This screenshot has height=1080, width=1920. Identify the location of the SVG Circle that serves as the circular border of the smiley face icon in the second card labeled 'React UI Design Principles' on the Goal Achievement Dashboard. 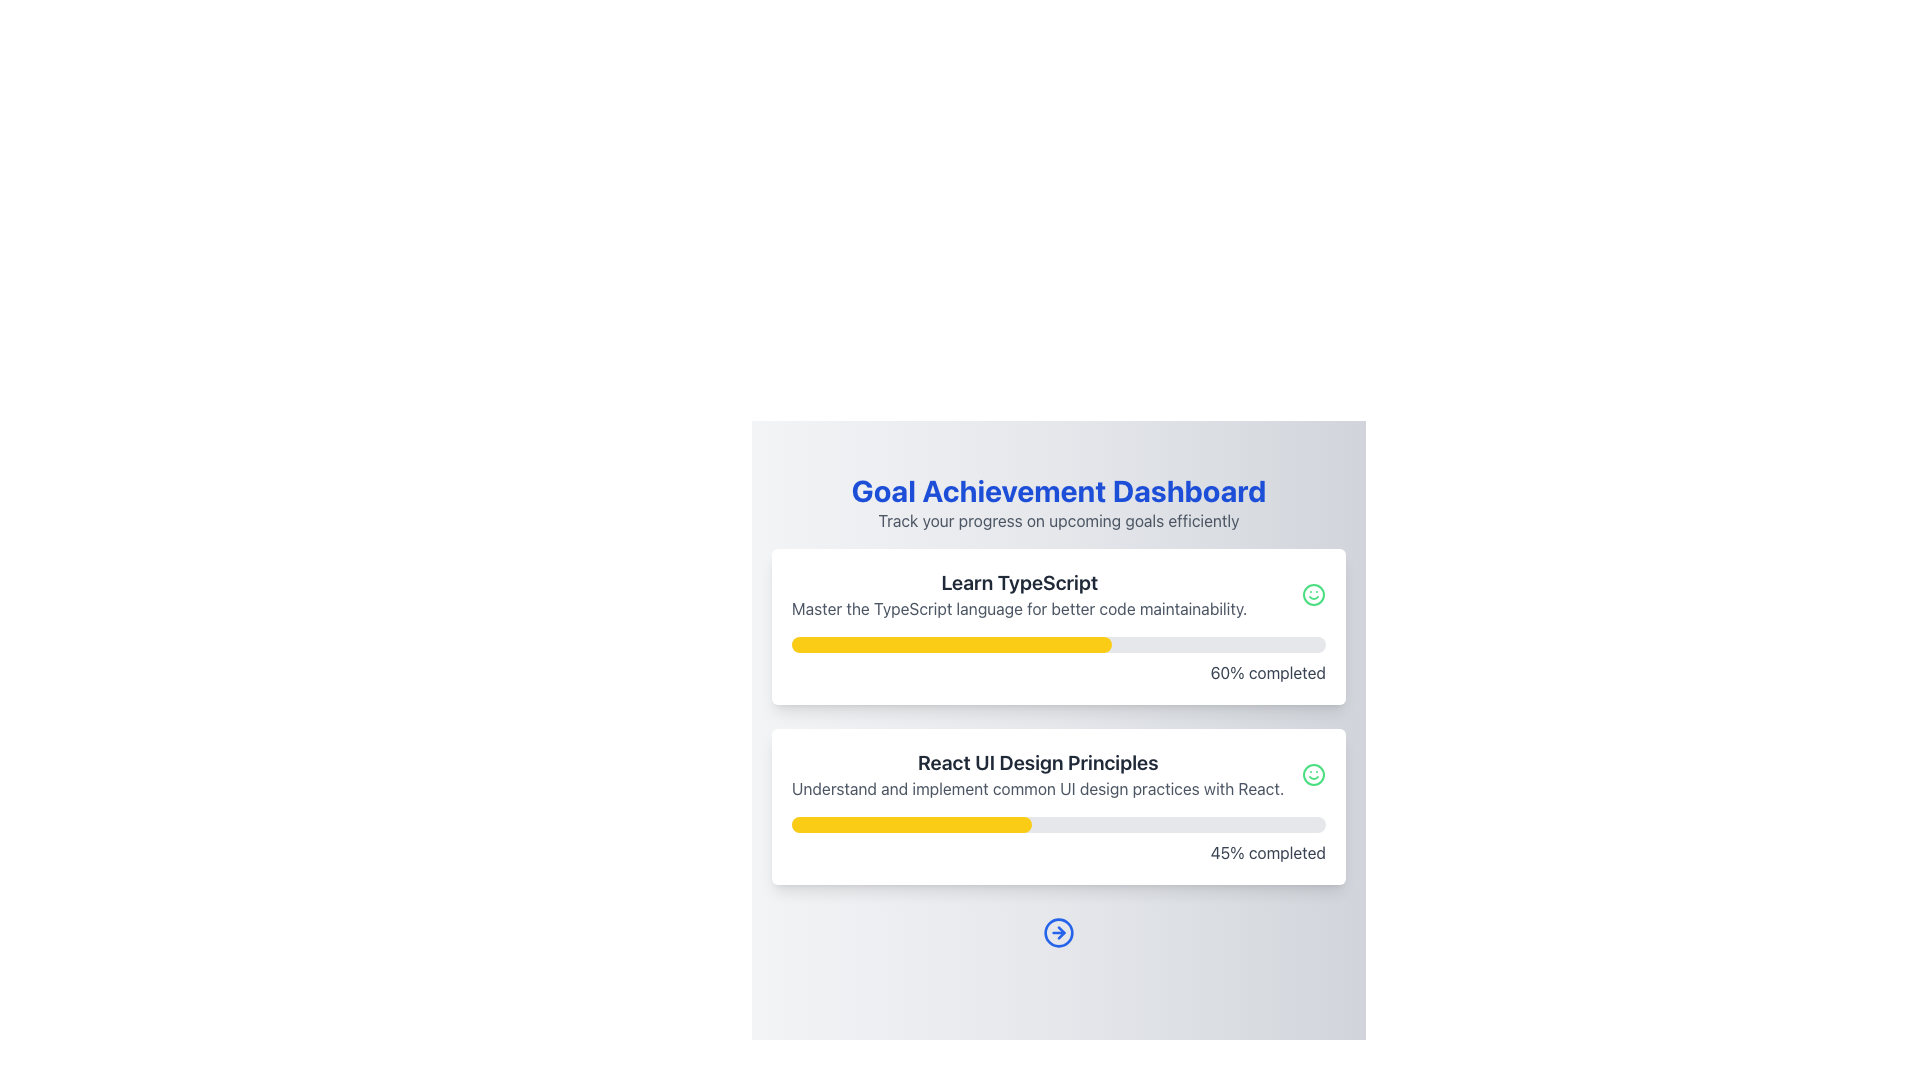
(1314, 774).